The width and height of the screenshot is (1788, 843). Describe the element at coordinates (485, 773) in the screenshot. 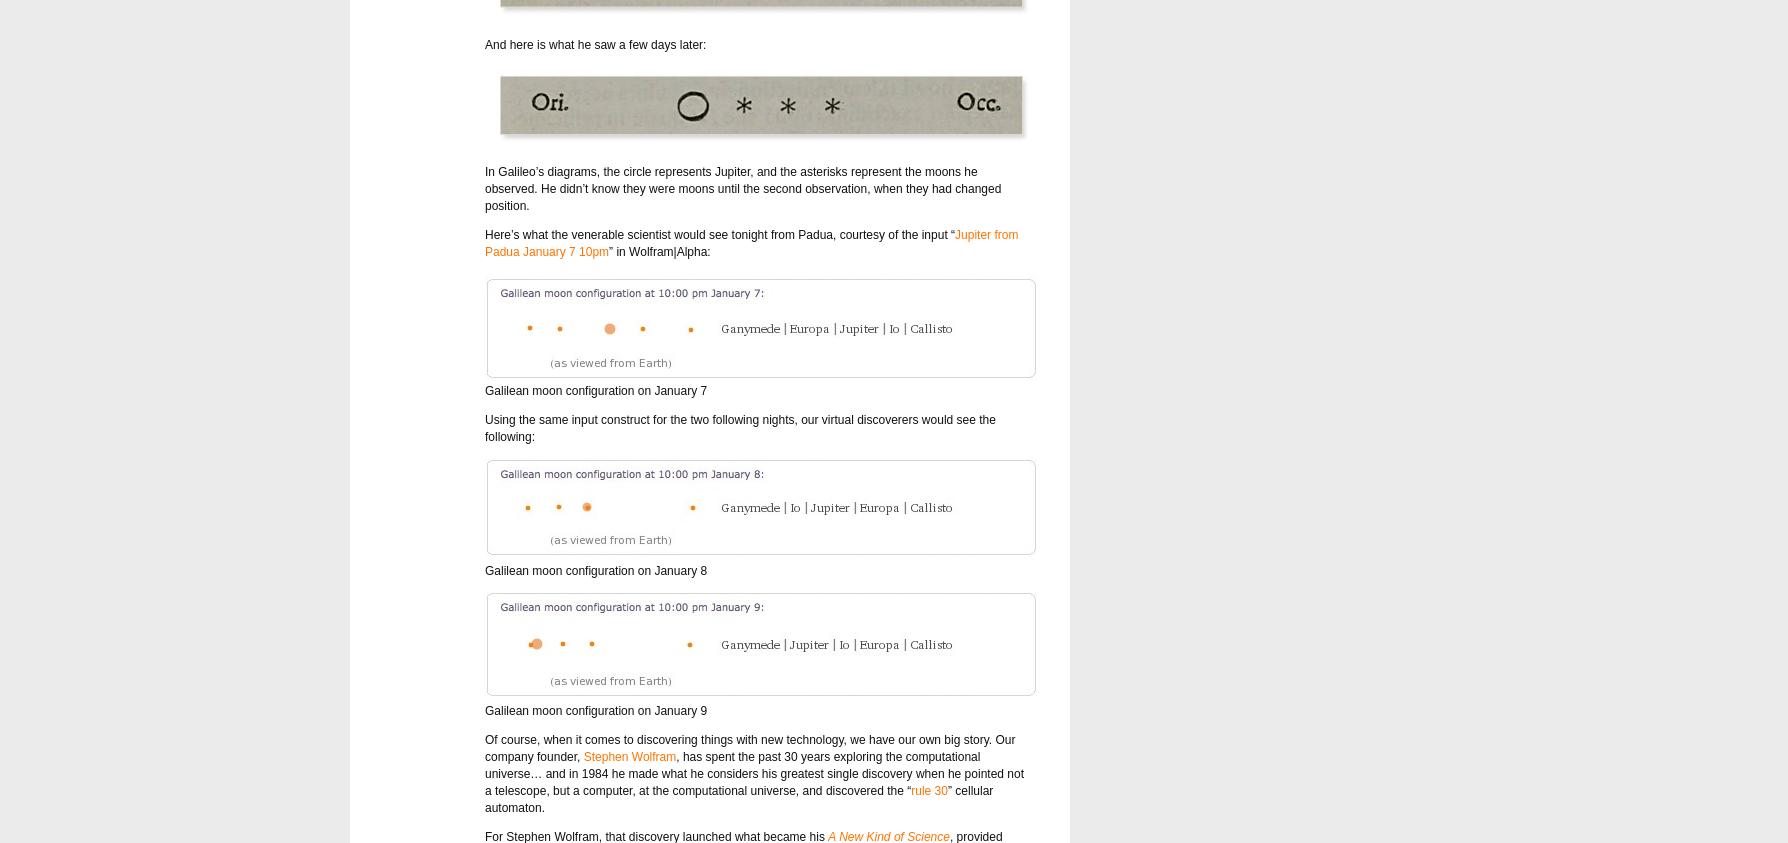

I see `', has spent the past 30 years exploring the computational universe… and in 1984 he made what he considers his greatest single discovery when he pointed not a telescope, but a computer, at the computational universe, and discovered the “'` at that location.